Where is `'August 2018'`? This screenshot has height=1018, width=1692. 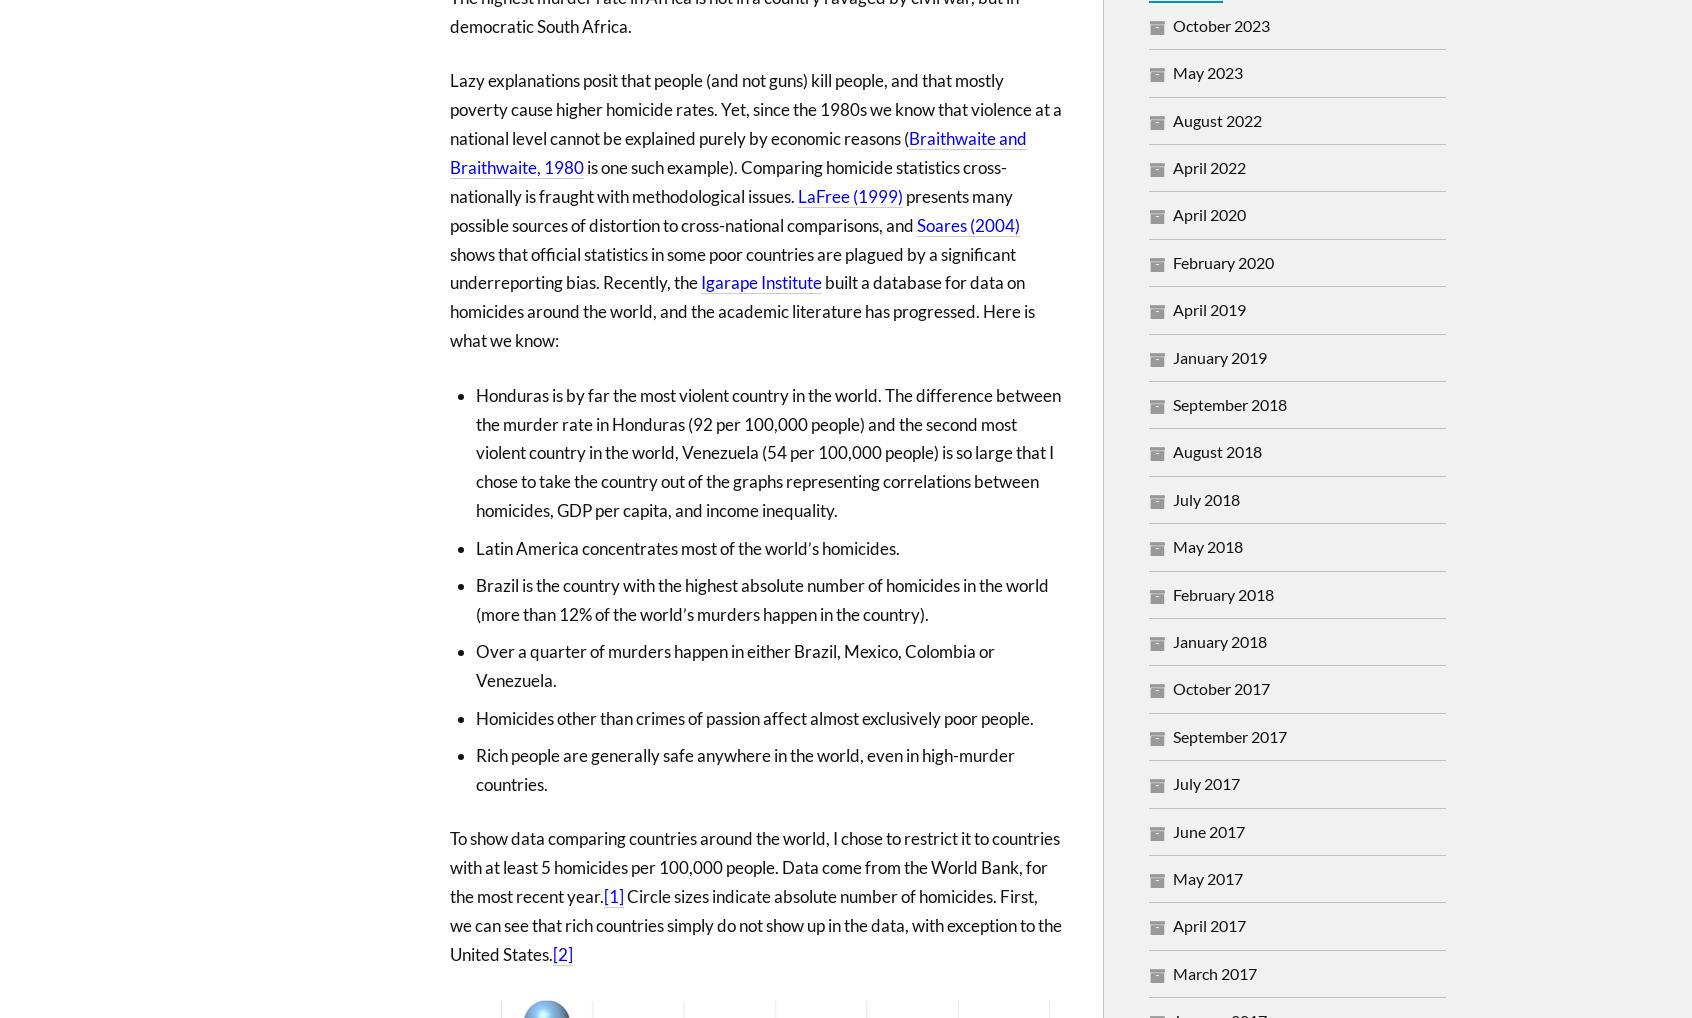
'August 2018' is located at coordinates (1217, 450).